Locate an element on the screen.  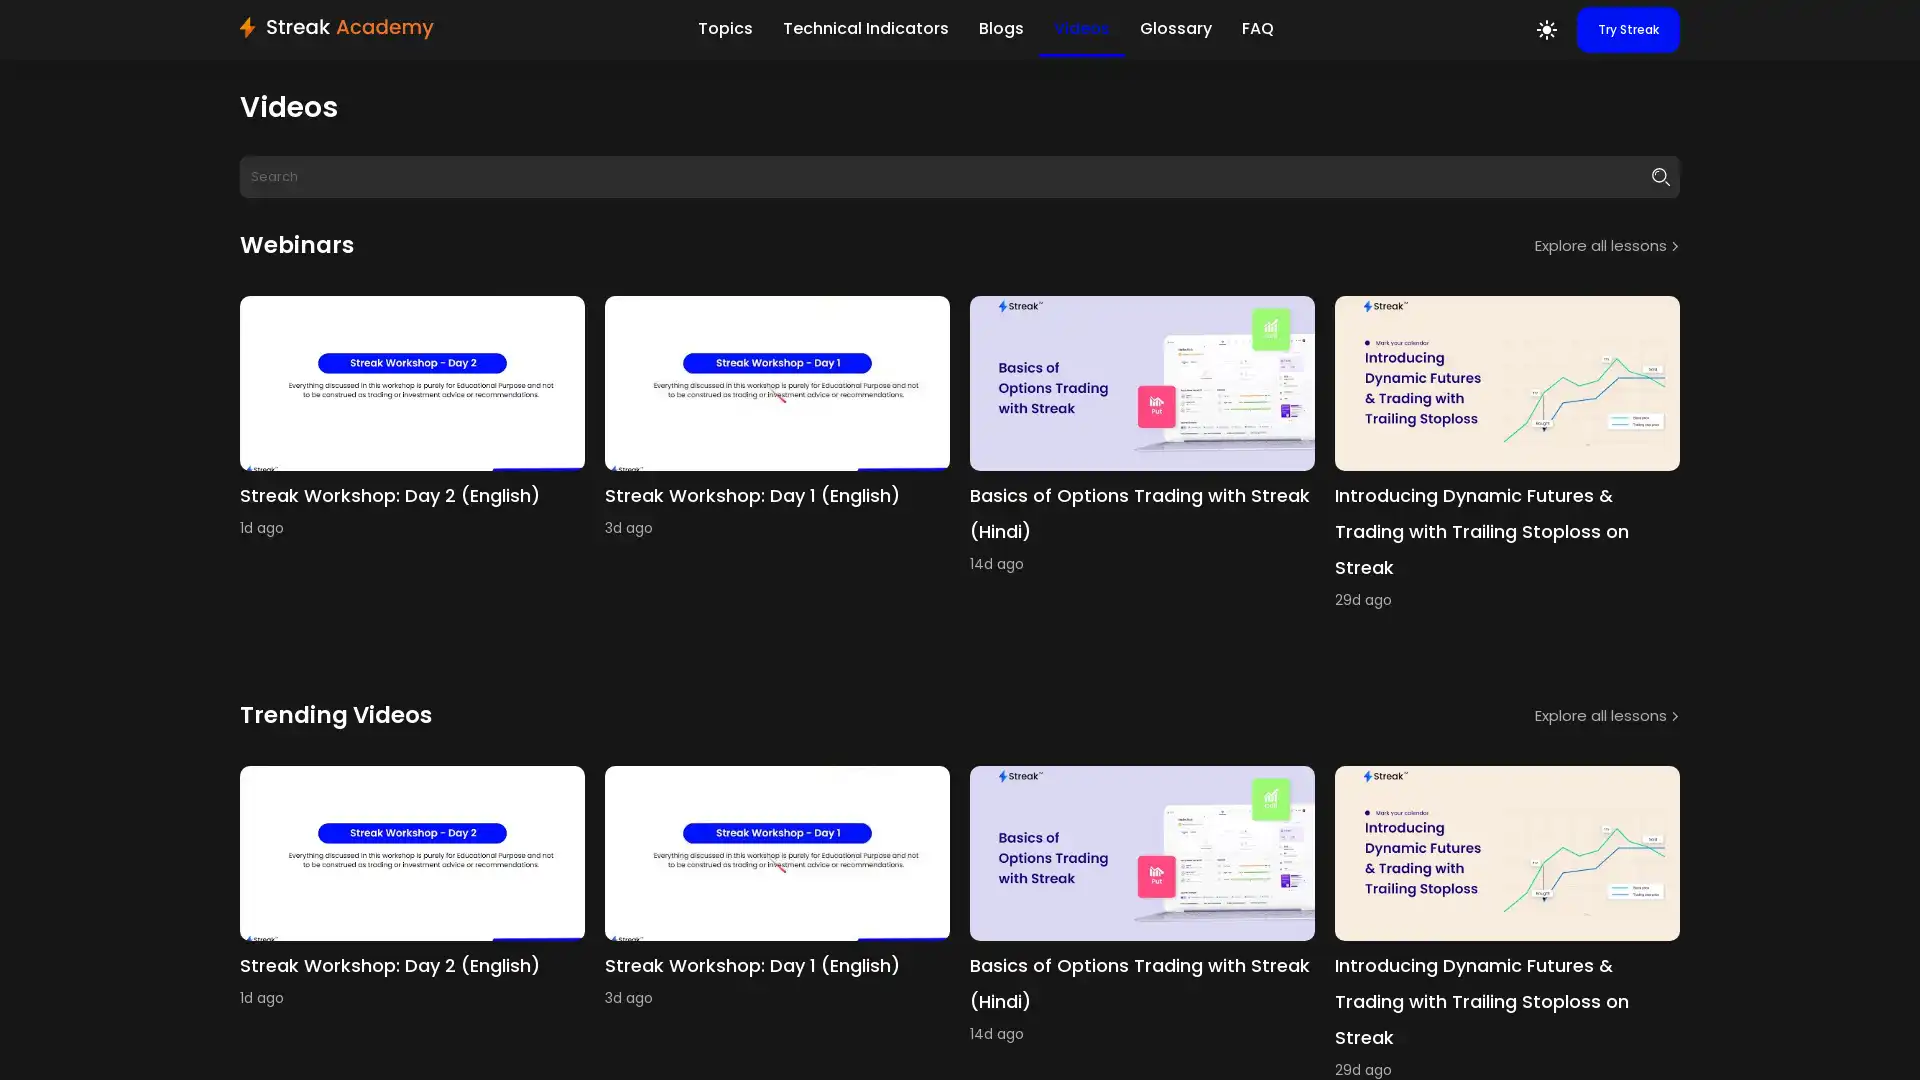
Videos is located at coordinates (1079, 29).